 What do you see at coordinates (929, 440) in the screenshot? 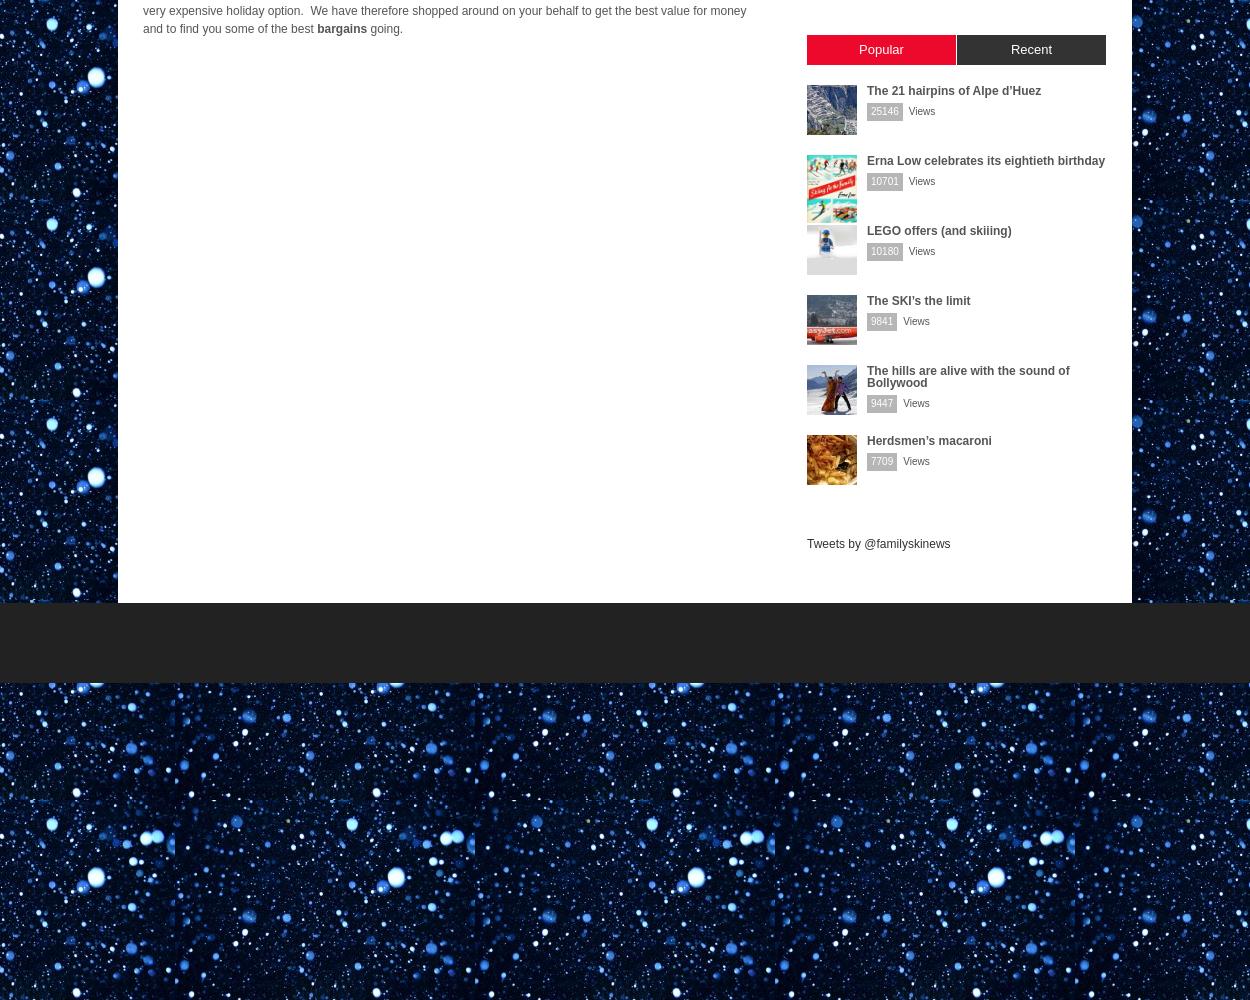
I see `'Herdsmen’s macaroni'` at bounding box center [929, 440].